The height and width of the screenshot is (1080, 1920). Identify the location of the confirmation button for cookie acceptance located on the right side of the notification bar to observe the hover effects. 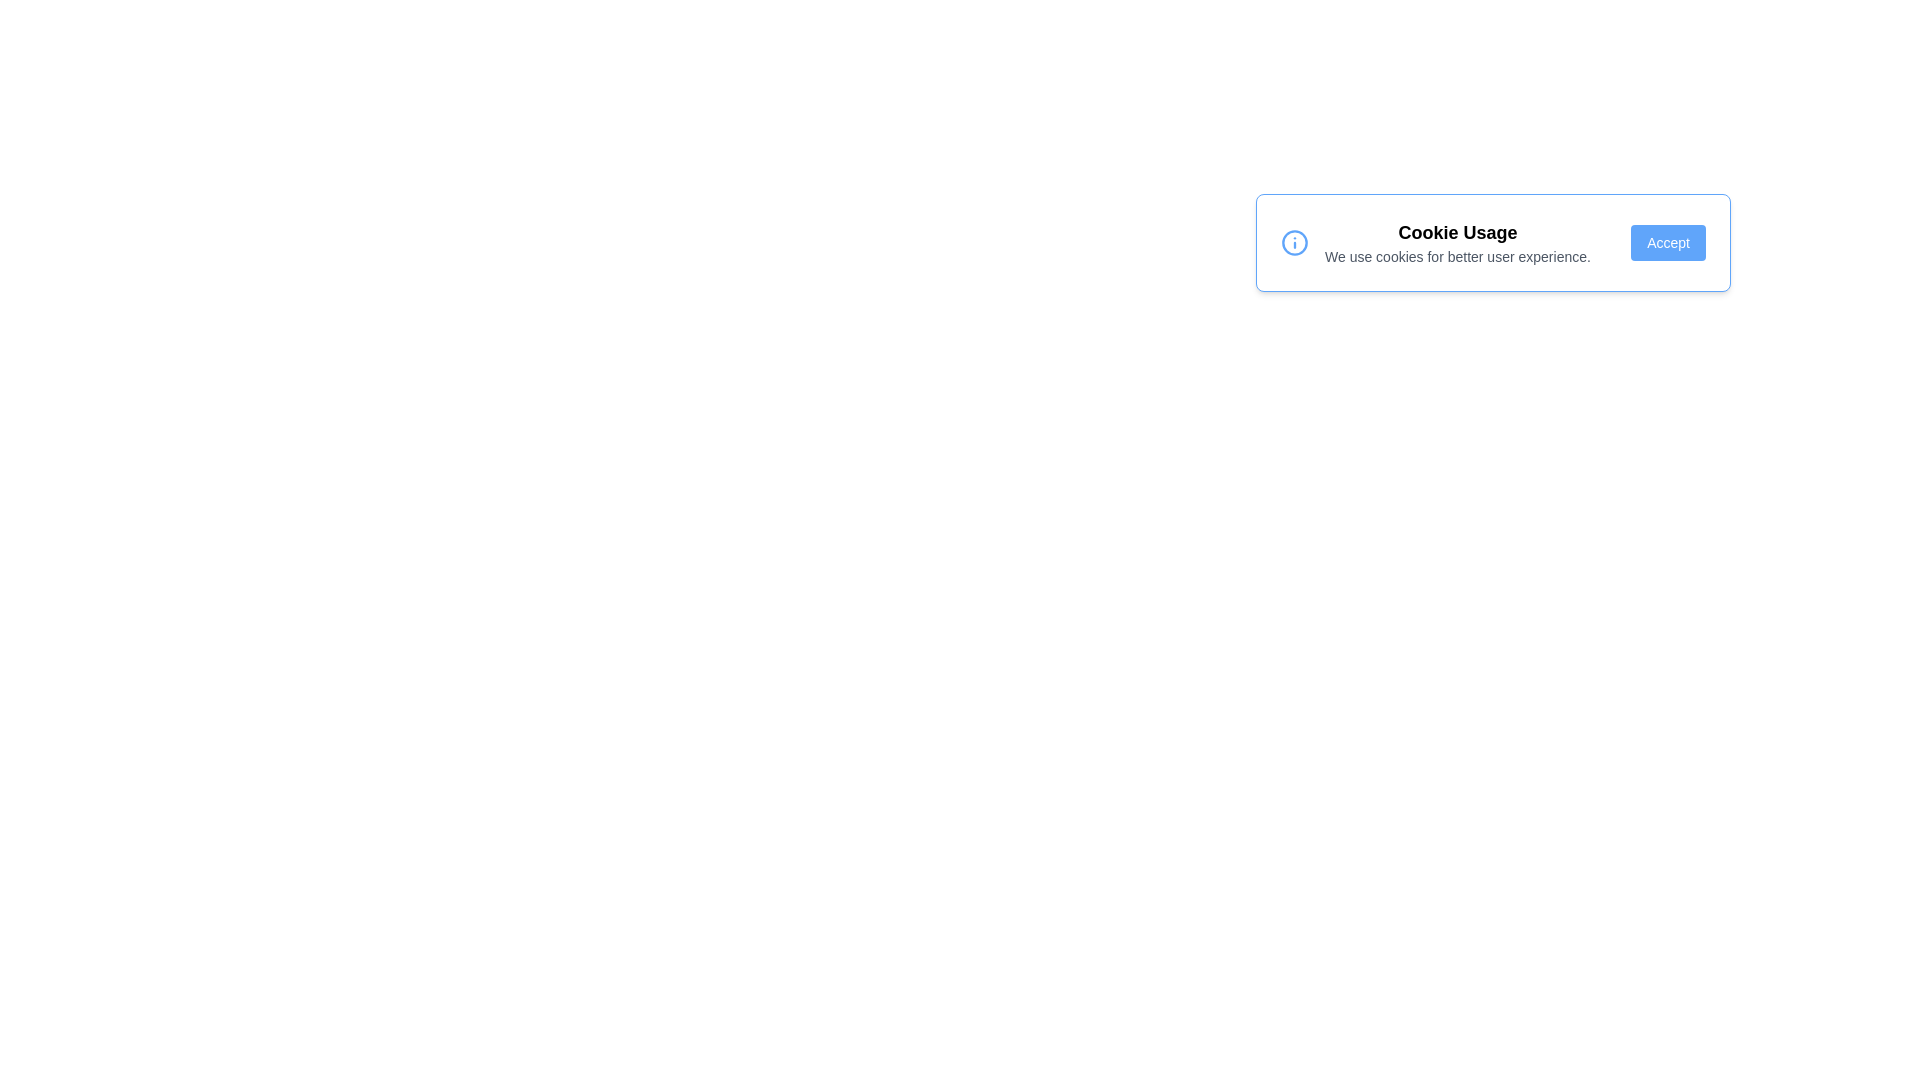
(1668, 242).